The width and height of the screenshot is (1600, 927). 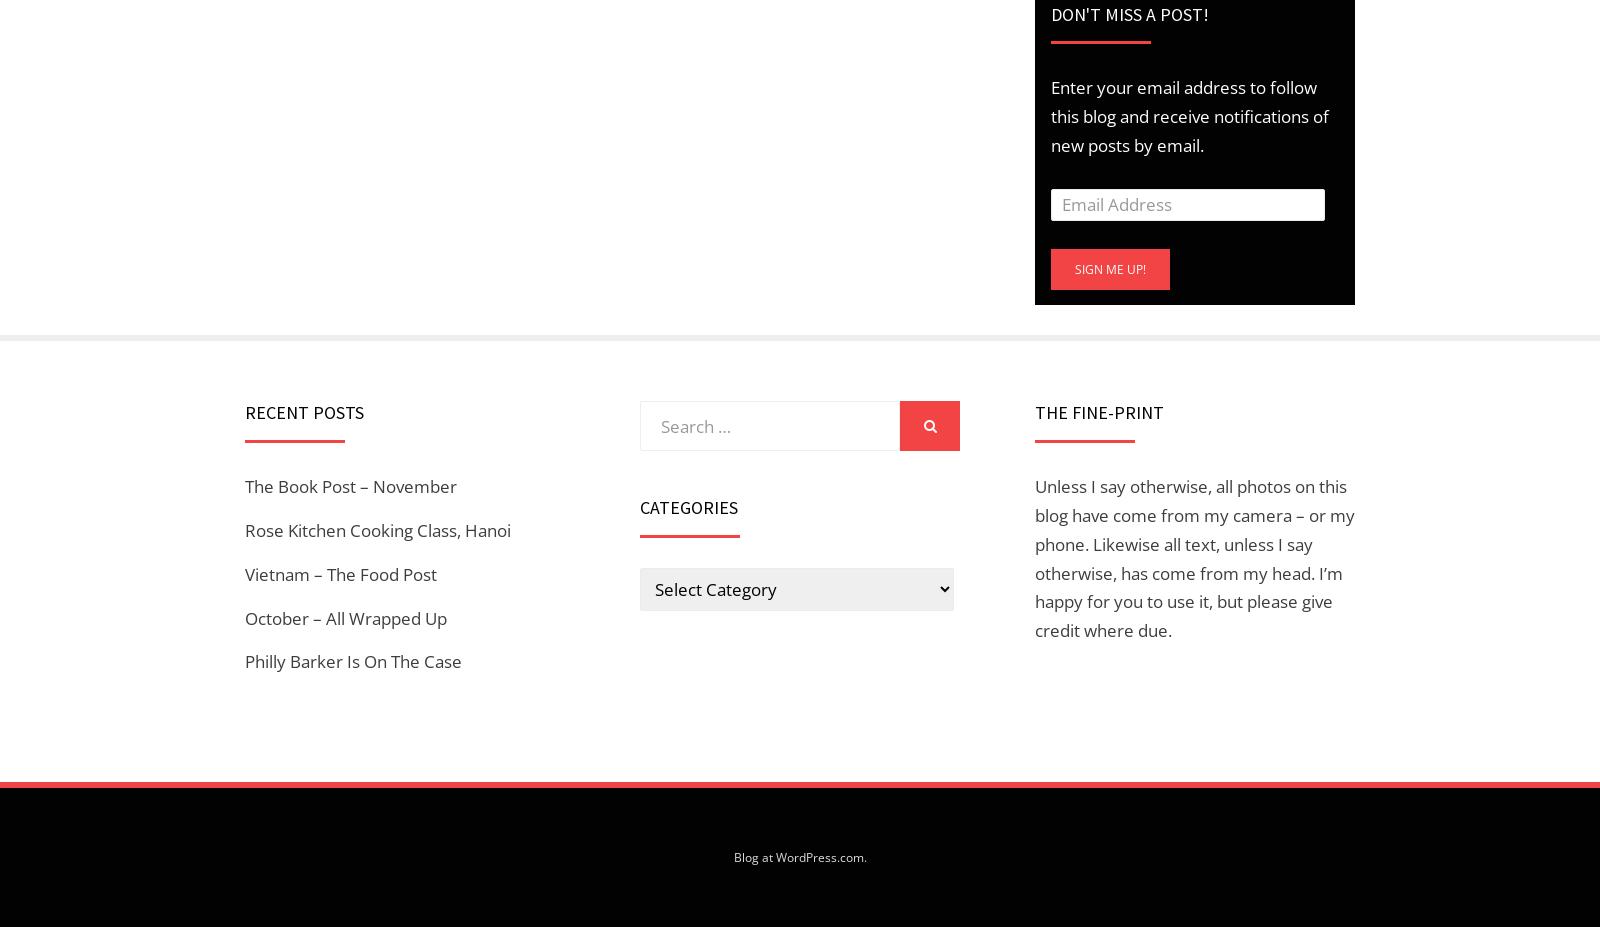 What do you see at coordinates (1099, 411) in the screenshot?
I see `'The Fine-print'` at bounding box center [1099, 411].